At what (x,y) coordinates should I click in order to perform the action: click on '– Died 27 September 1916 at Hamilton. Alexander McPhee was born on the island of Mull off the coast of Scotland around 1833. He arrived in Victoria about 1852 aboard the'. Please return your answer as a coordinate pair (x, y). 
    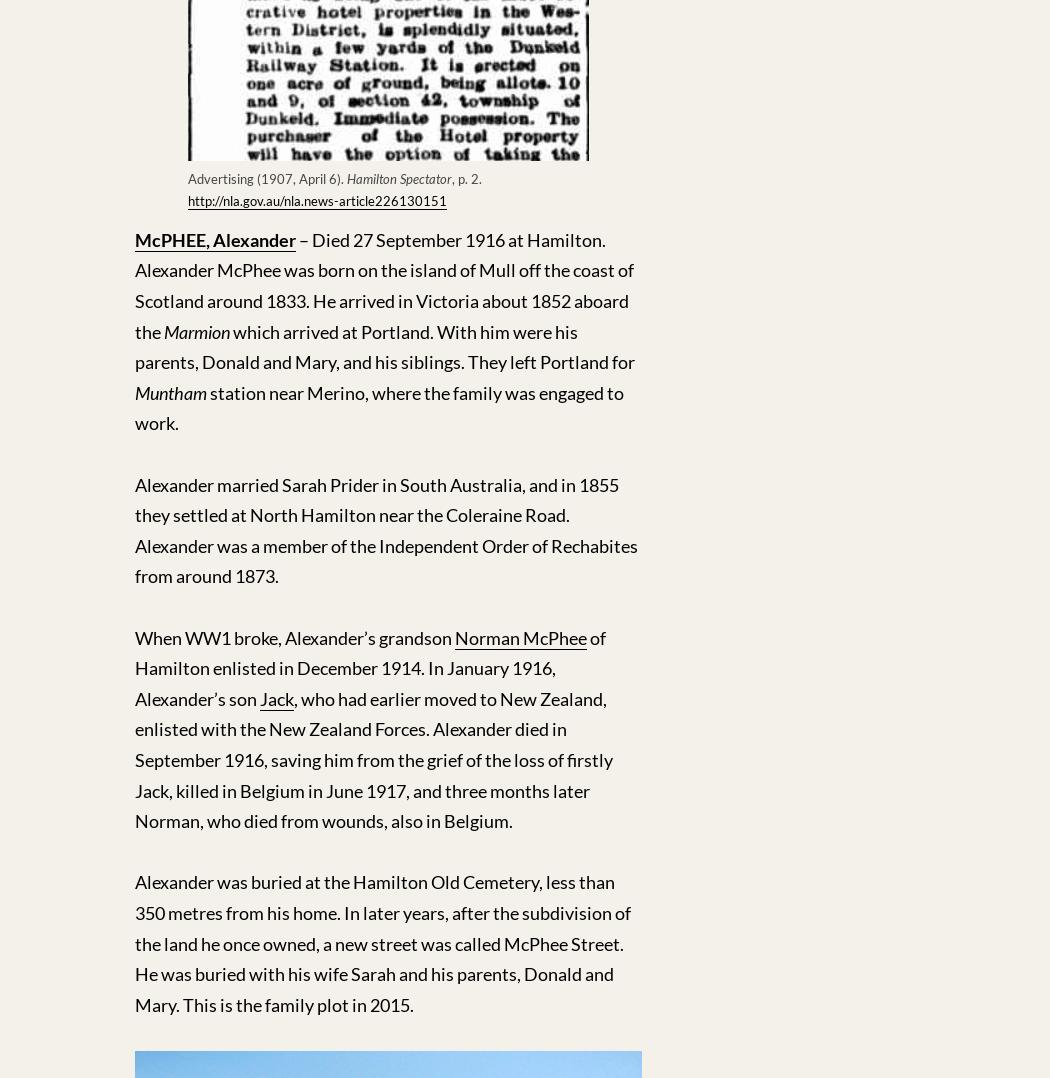
    Looking at the image, I should click on (384, 285).